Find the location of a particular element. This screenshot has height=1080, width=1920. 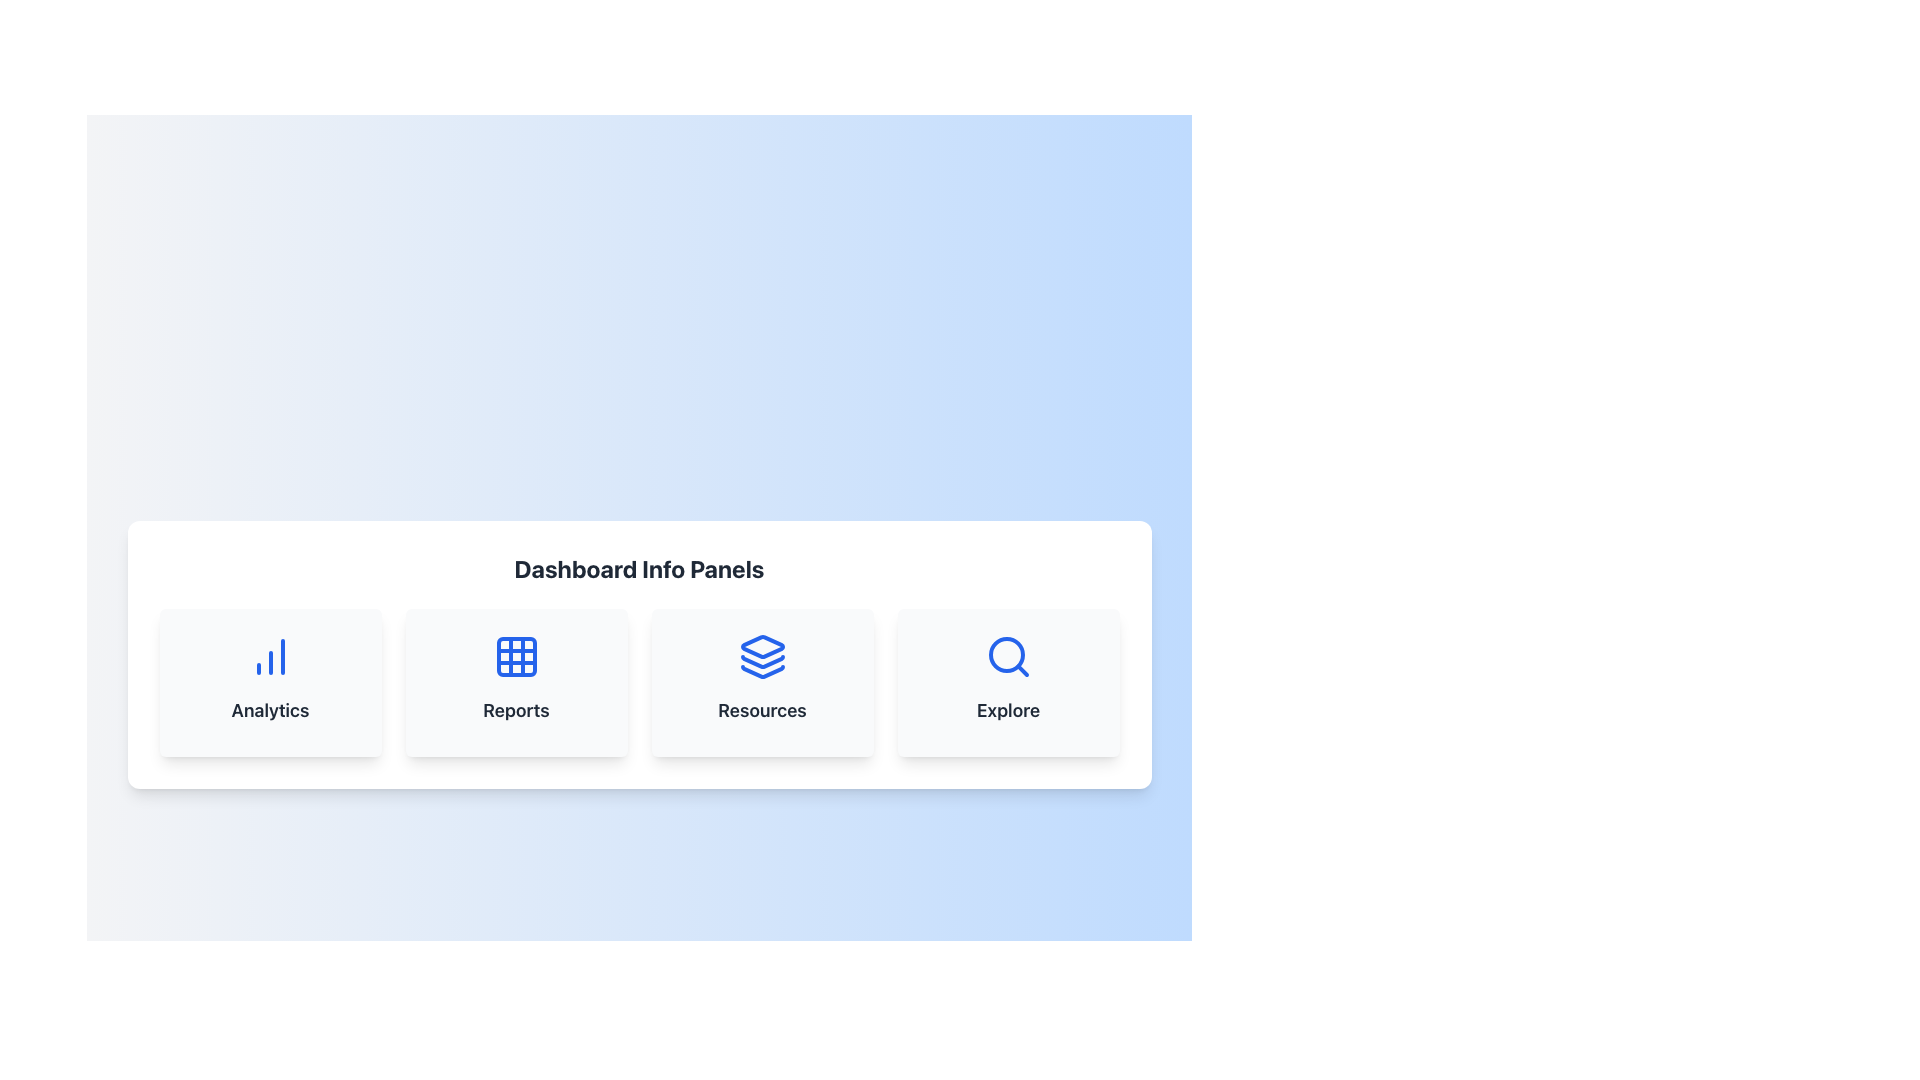

the 'Reports' card, which is the second card in a horizontal grid is located at coordinates (516, 681).